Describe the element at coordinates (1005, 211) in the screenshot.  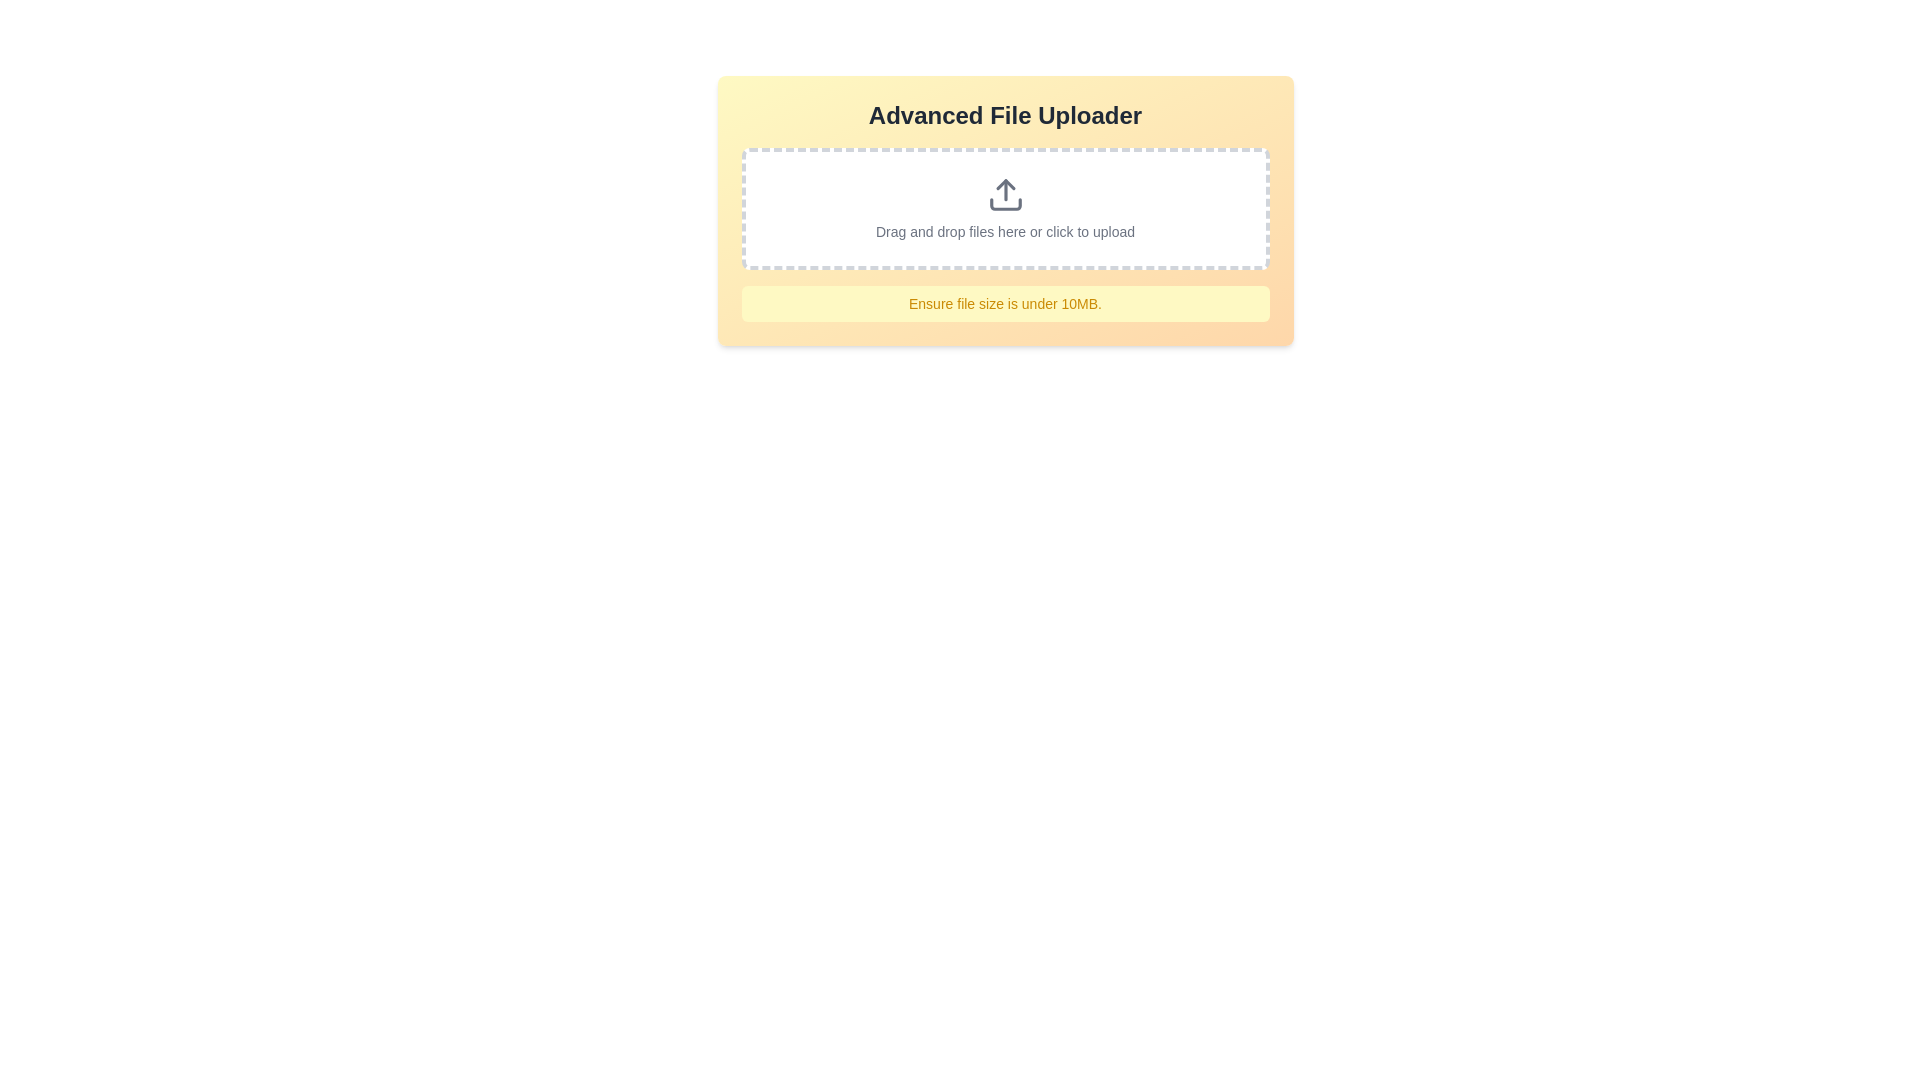
I see `files into the drop area of the 'Advanced File Uploader' interface` at that location.